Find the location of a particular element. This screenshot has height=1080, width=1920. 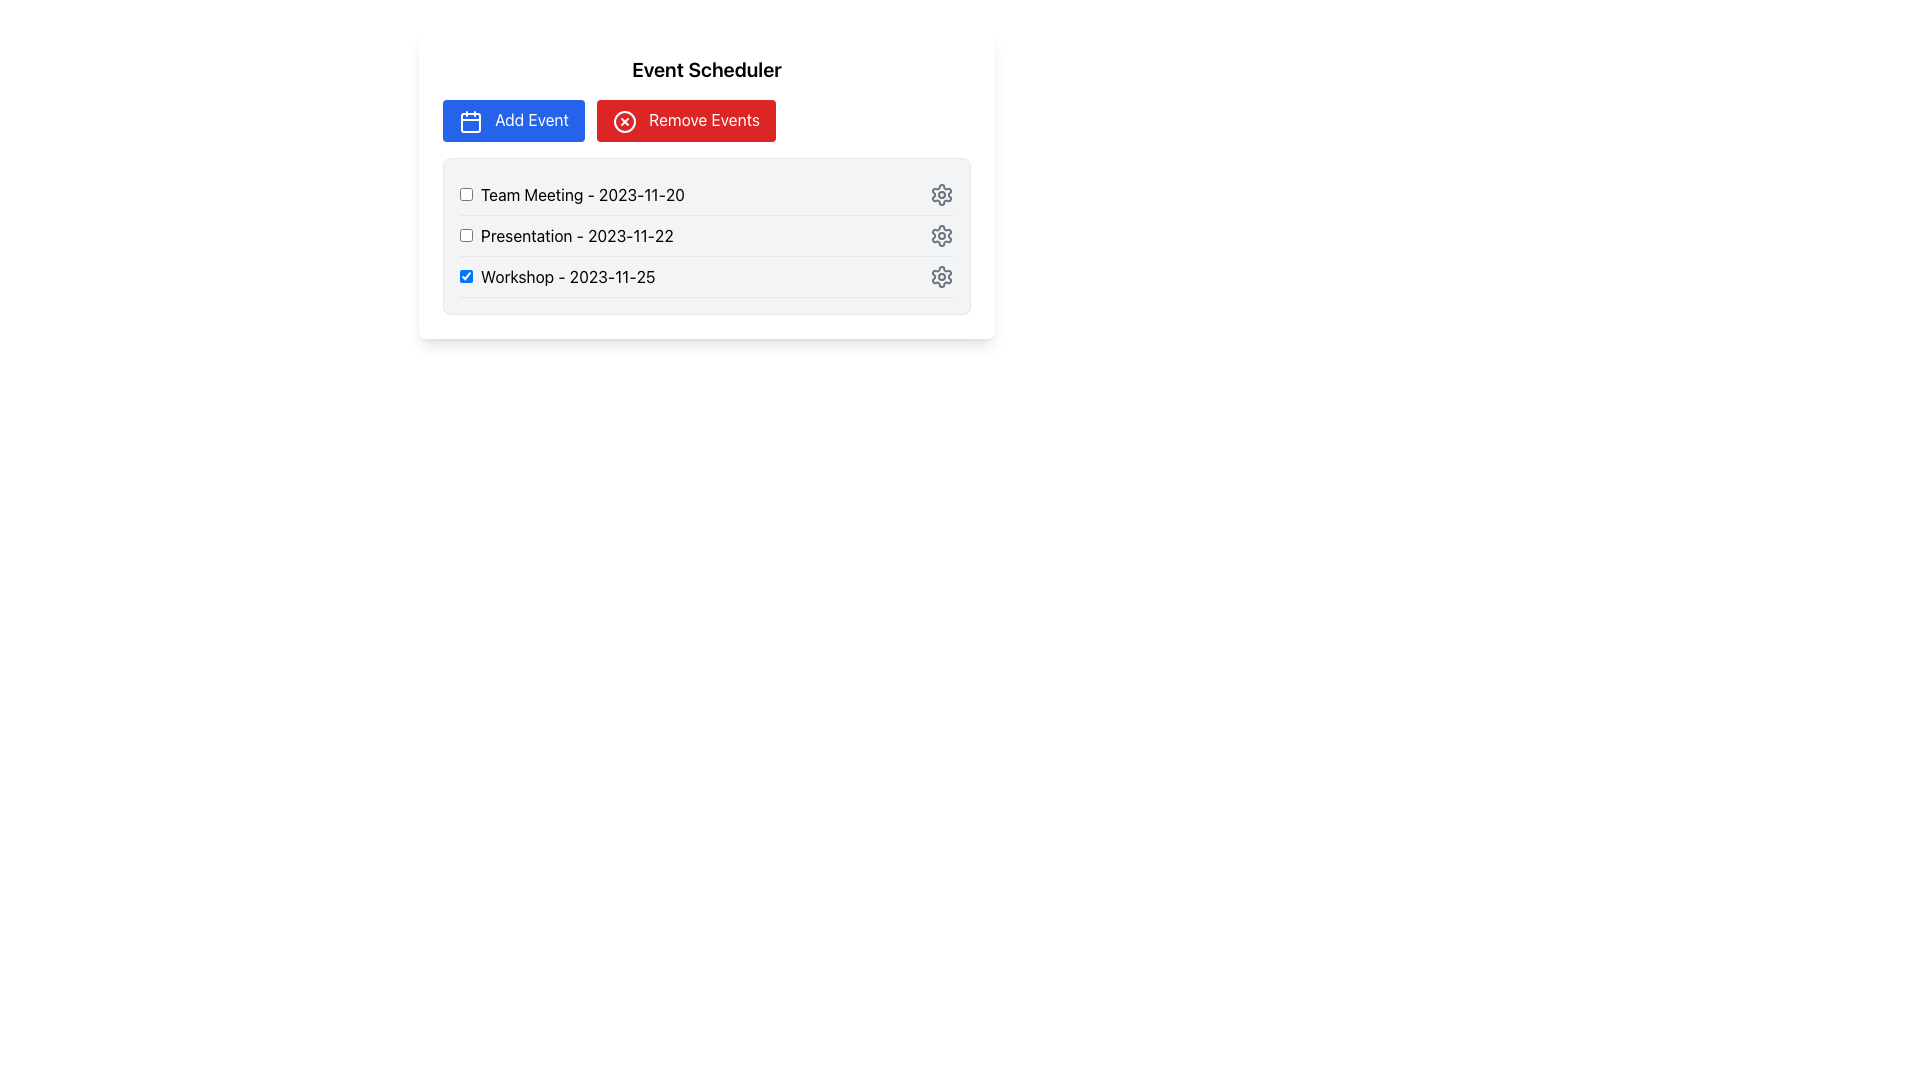

the checkbox next to the label 'Presentation - 2023-11-22' is located at coordinates (565, 234).